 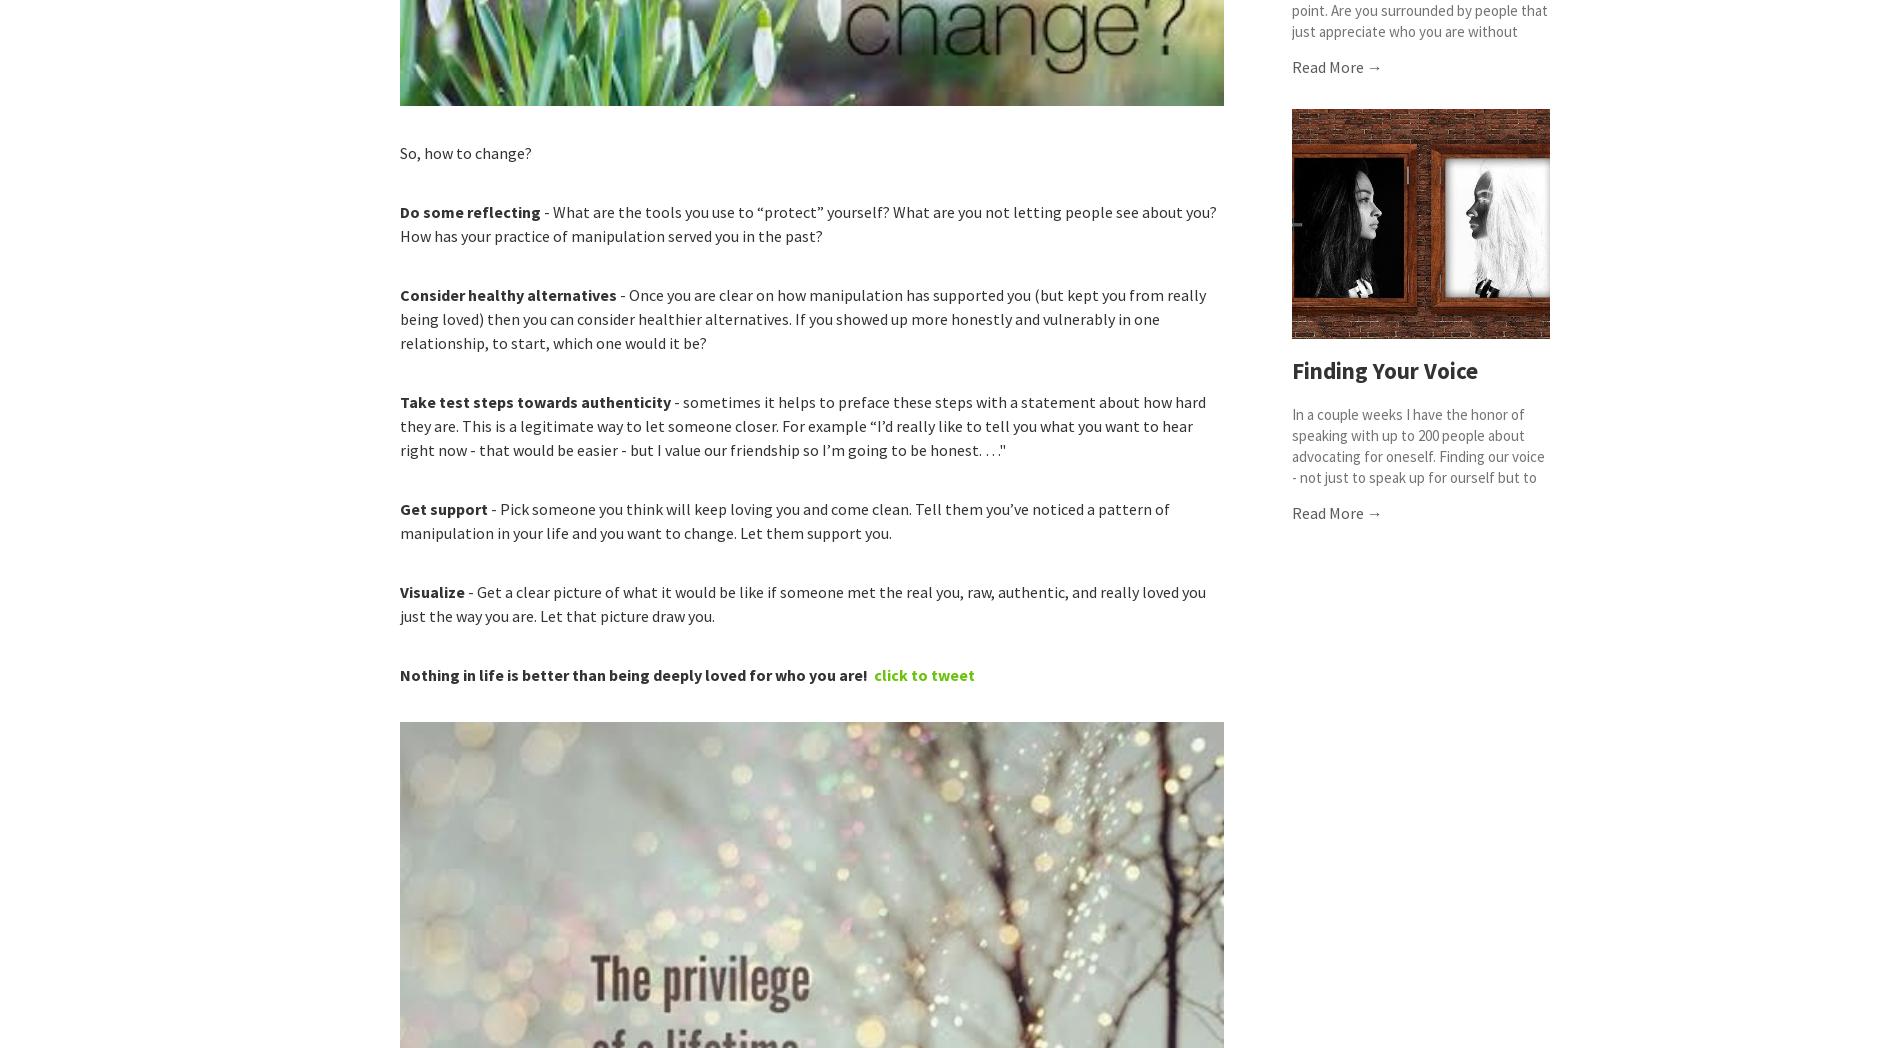 I want to click on 'Nothing in life is better than being deeply loved for who you are!', so click(x=635, y=673).